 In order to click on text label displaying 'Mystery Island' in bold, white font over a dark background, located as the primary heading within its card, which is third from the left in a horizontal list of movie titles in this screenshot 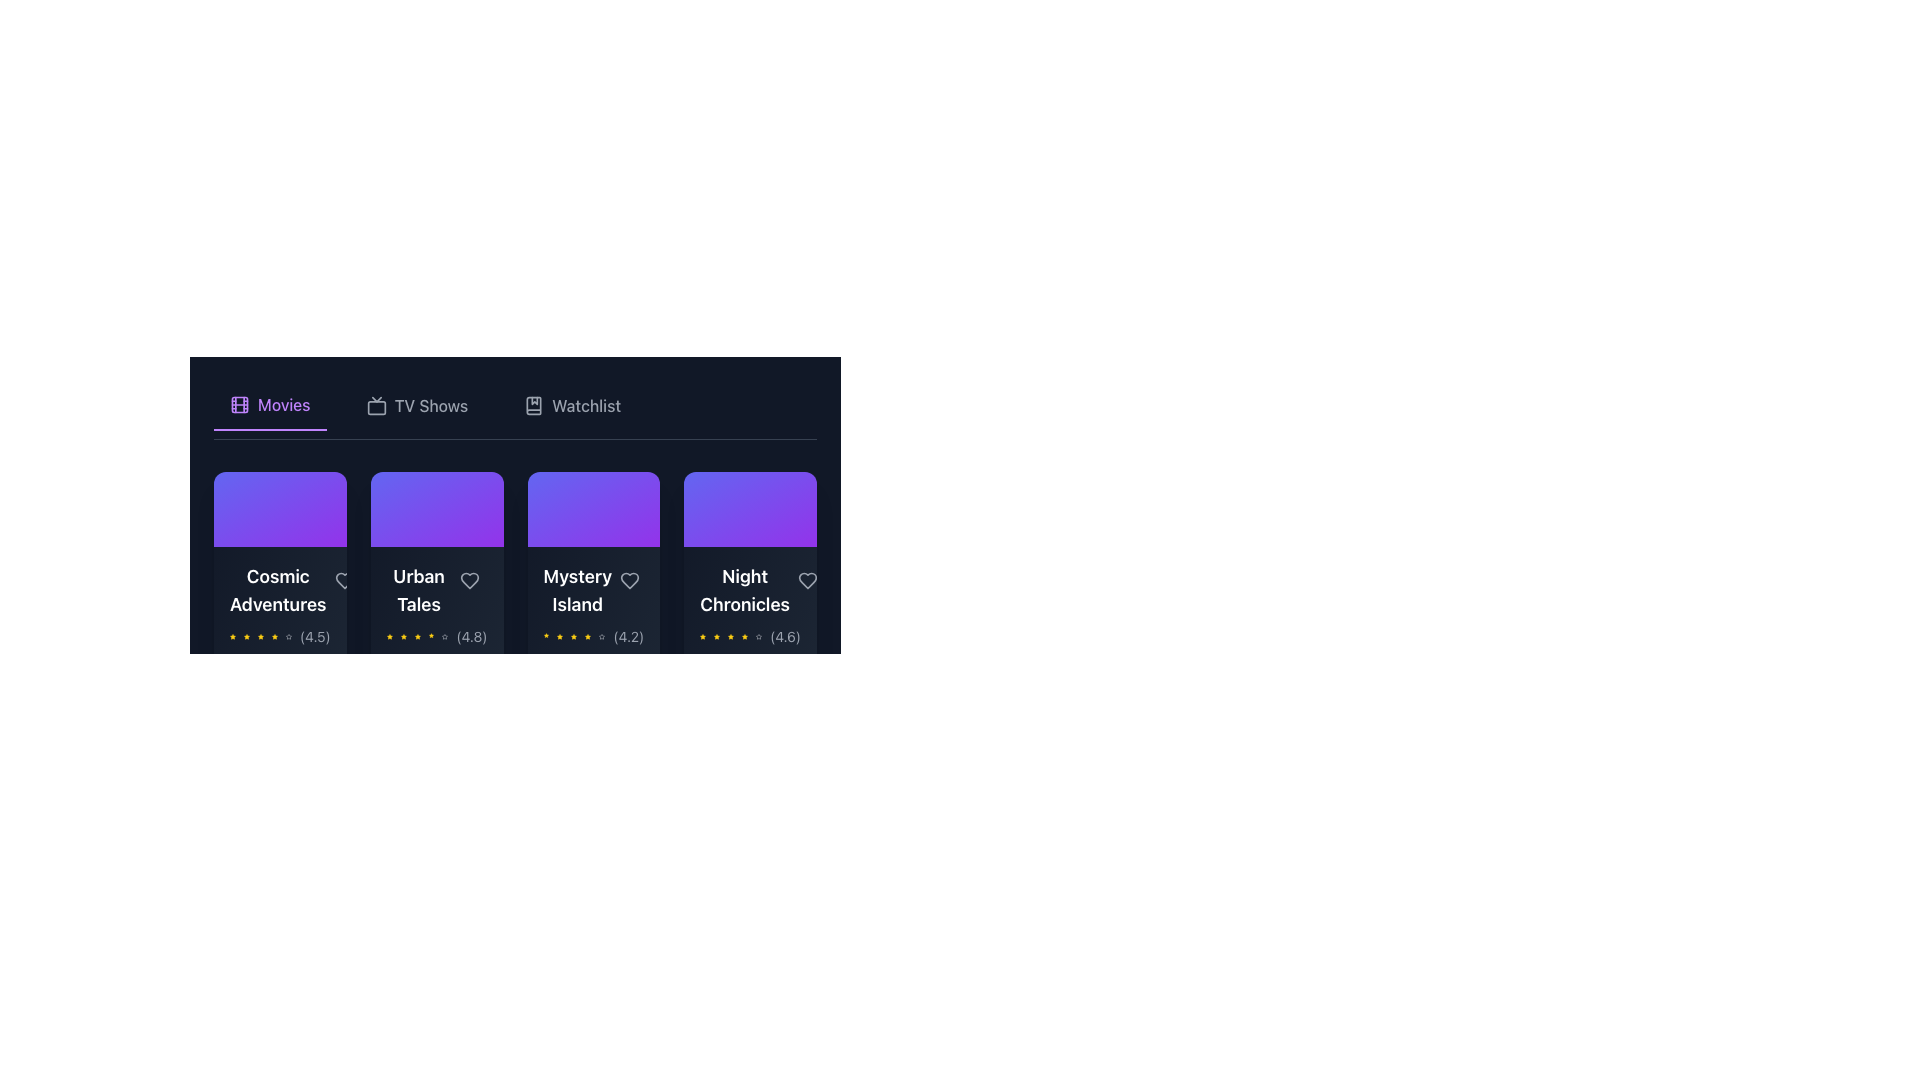, I will do `click(592, 589)`.